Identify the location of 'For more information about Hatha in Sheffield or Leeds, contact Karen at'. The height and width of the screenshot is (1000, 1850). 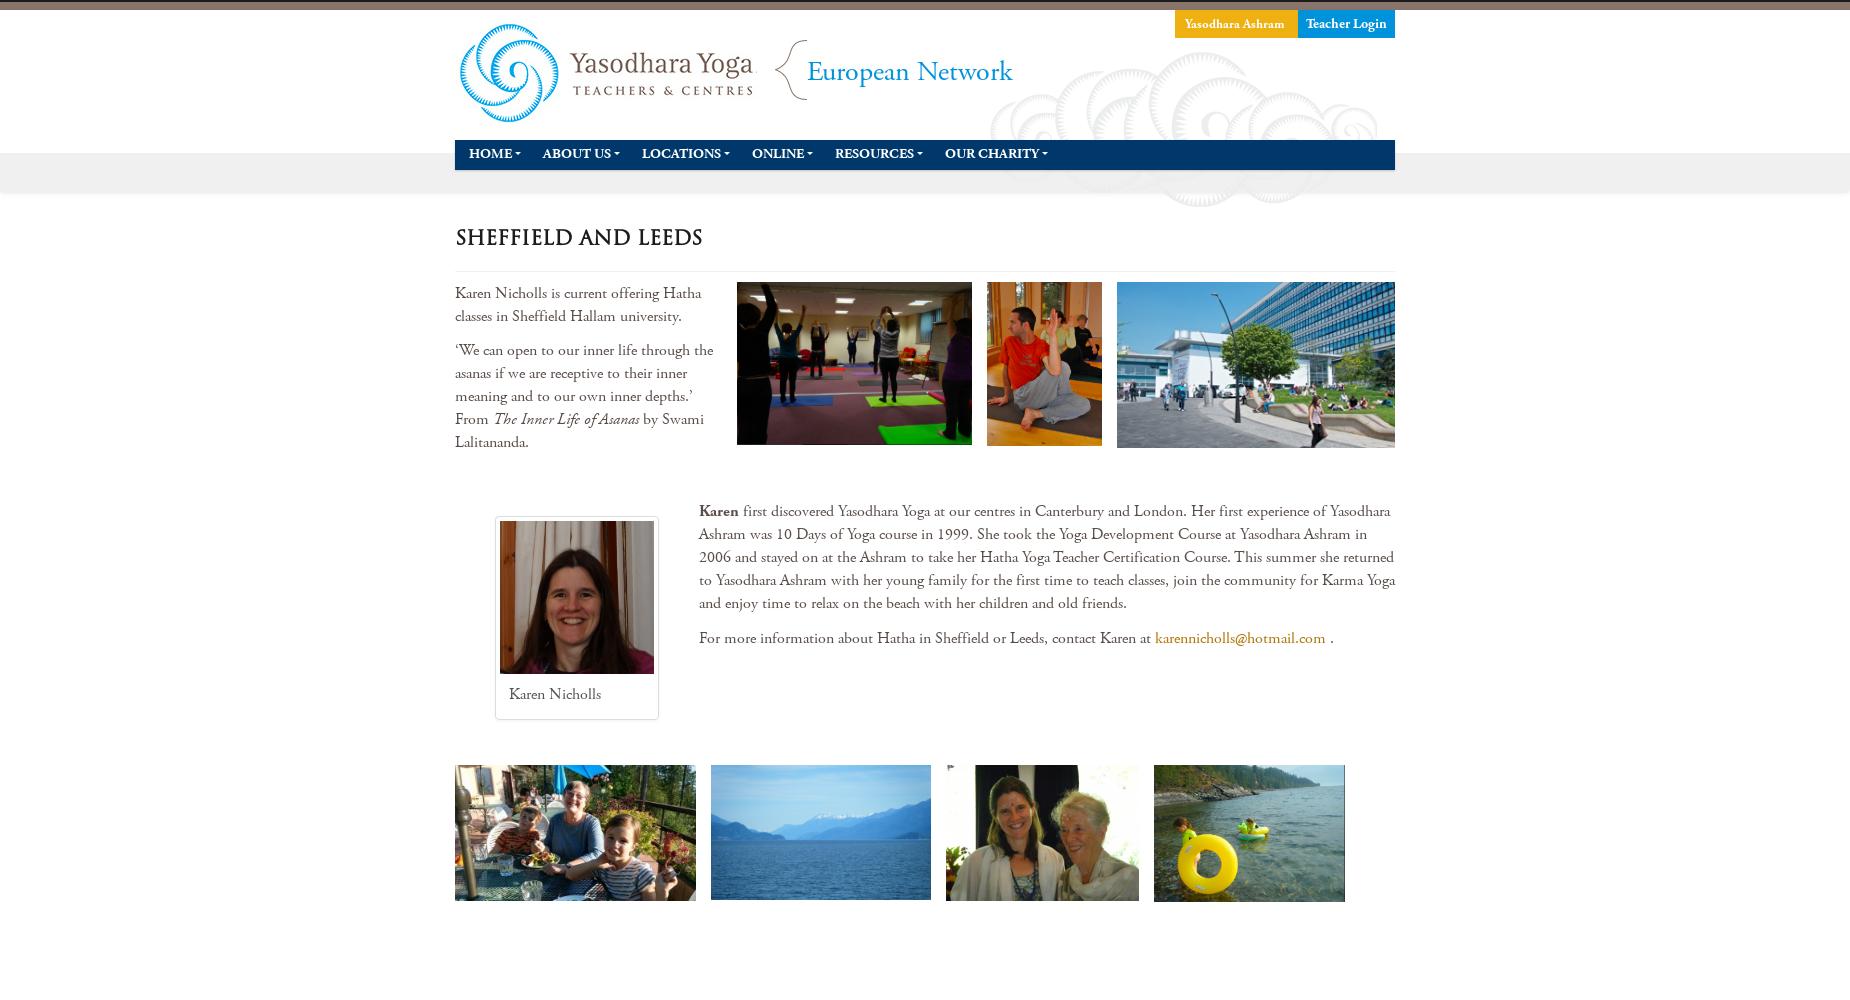
(698, 637).